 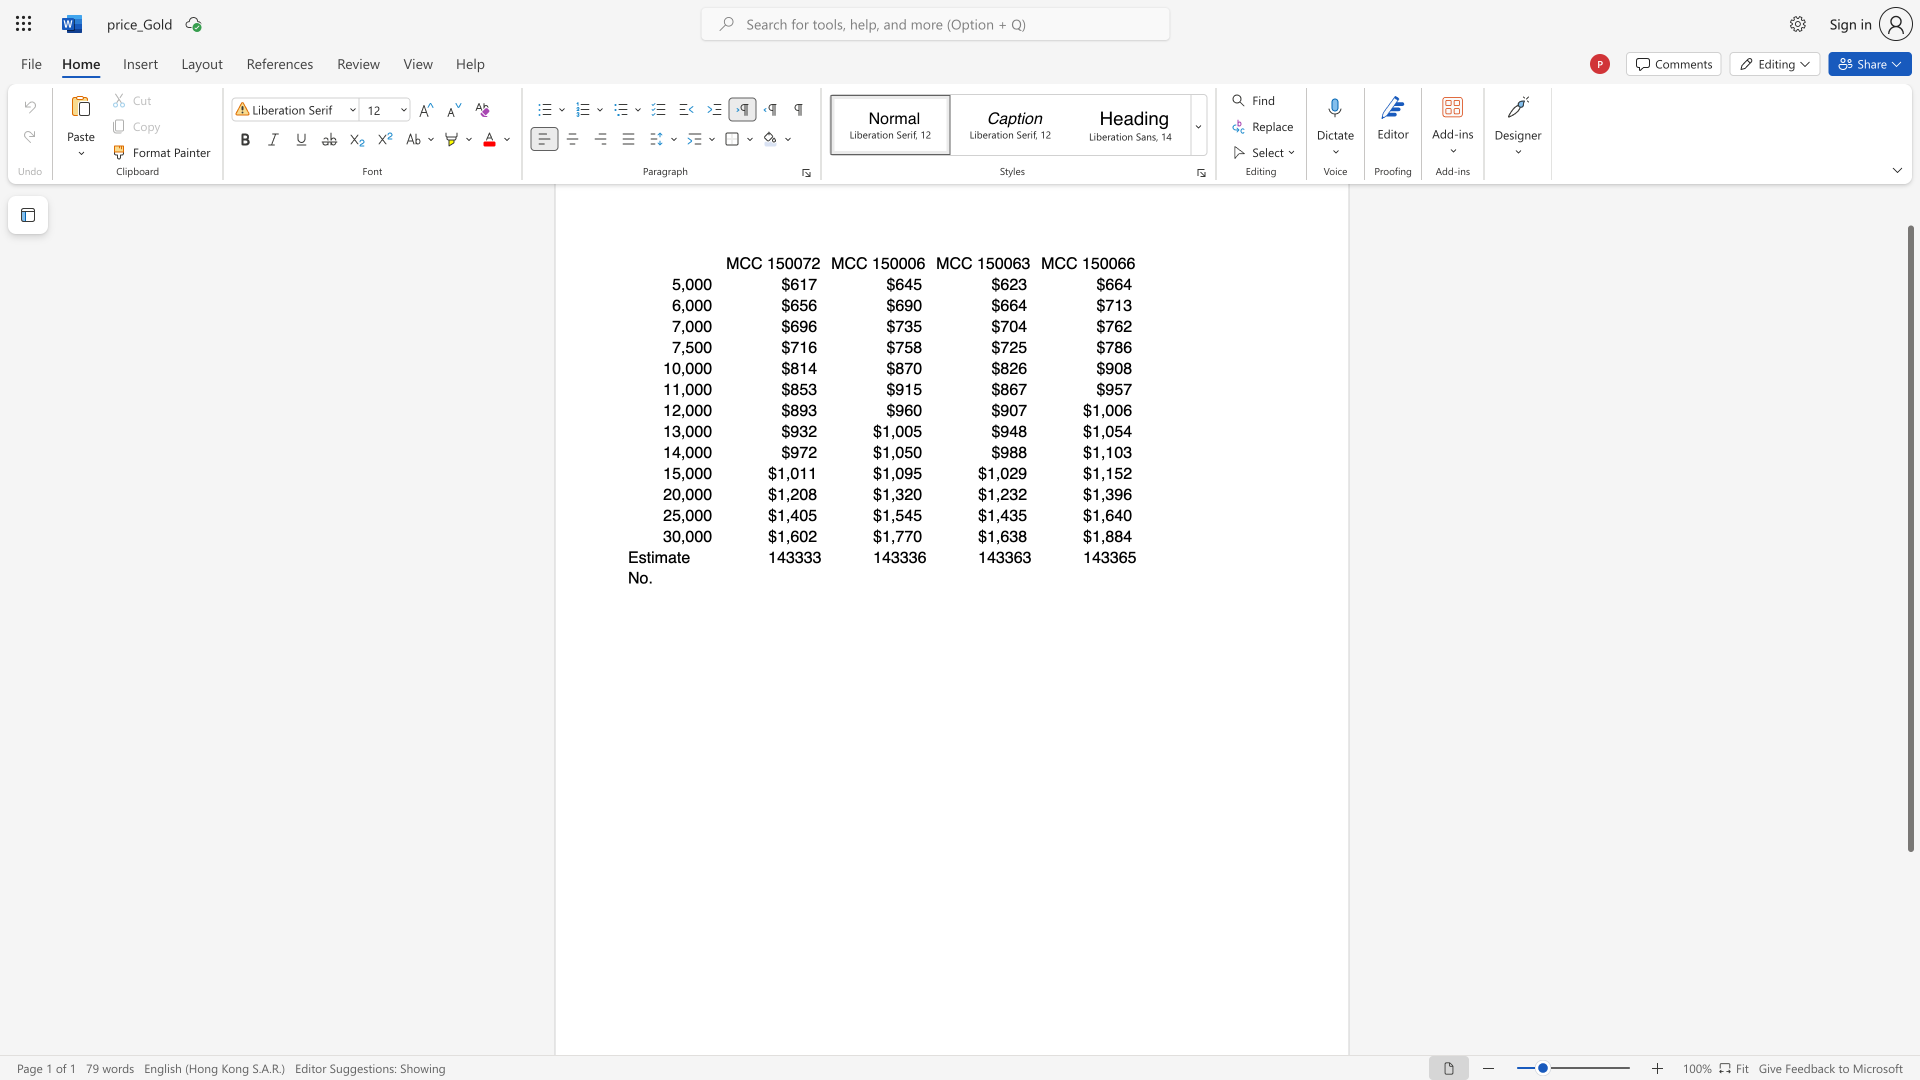 I want to click on the scrollbar and move up 20 pixels, so click(x=1909, y=538).